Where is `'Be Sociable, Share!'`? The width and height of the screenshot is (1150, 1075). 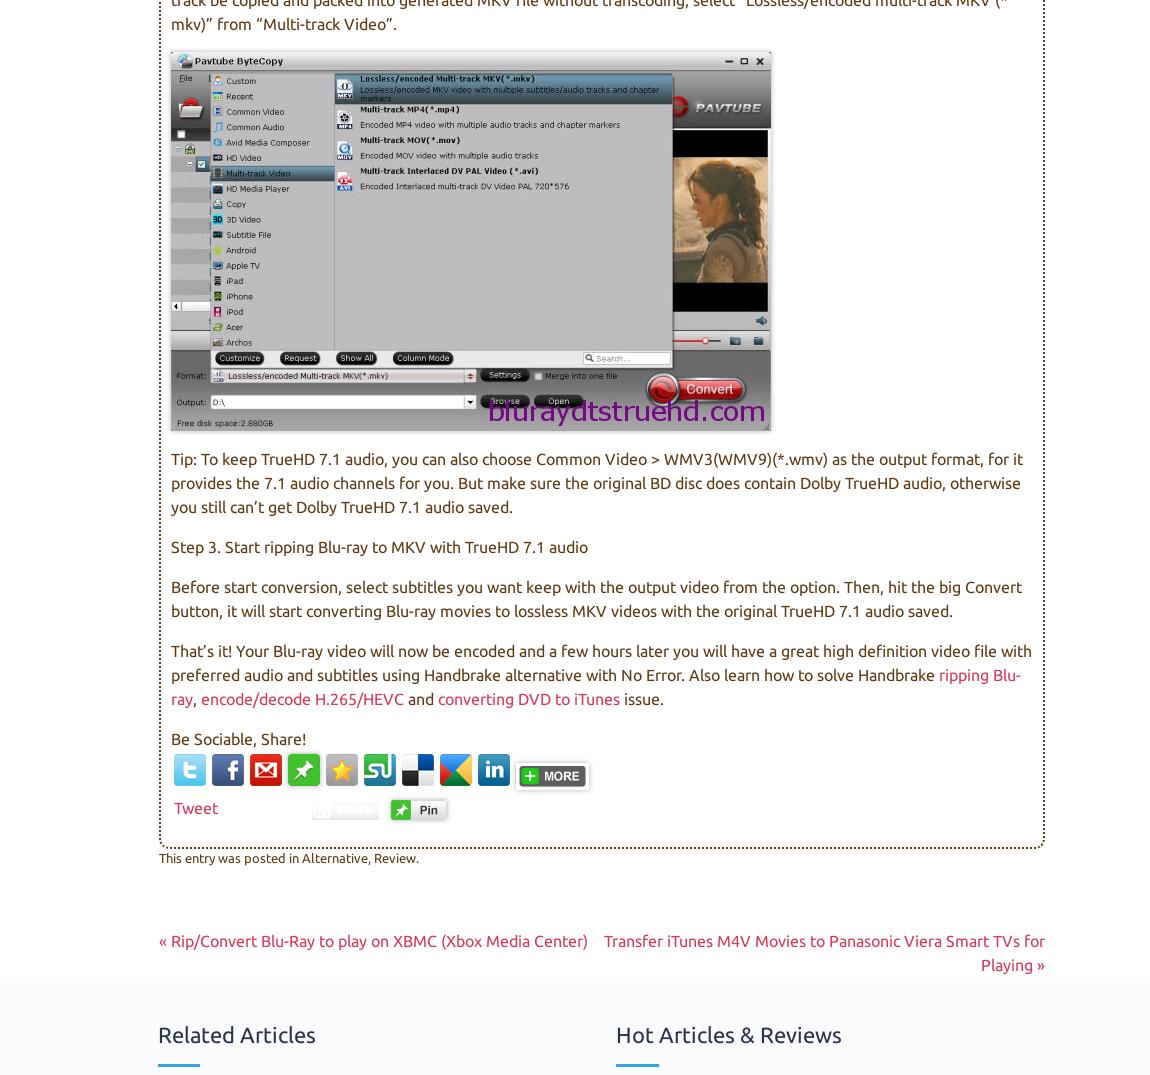
'Be Sociable, Share!' is located at coordinates (237, 738).